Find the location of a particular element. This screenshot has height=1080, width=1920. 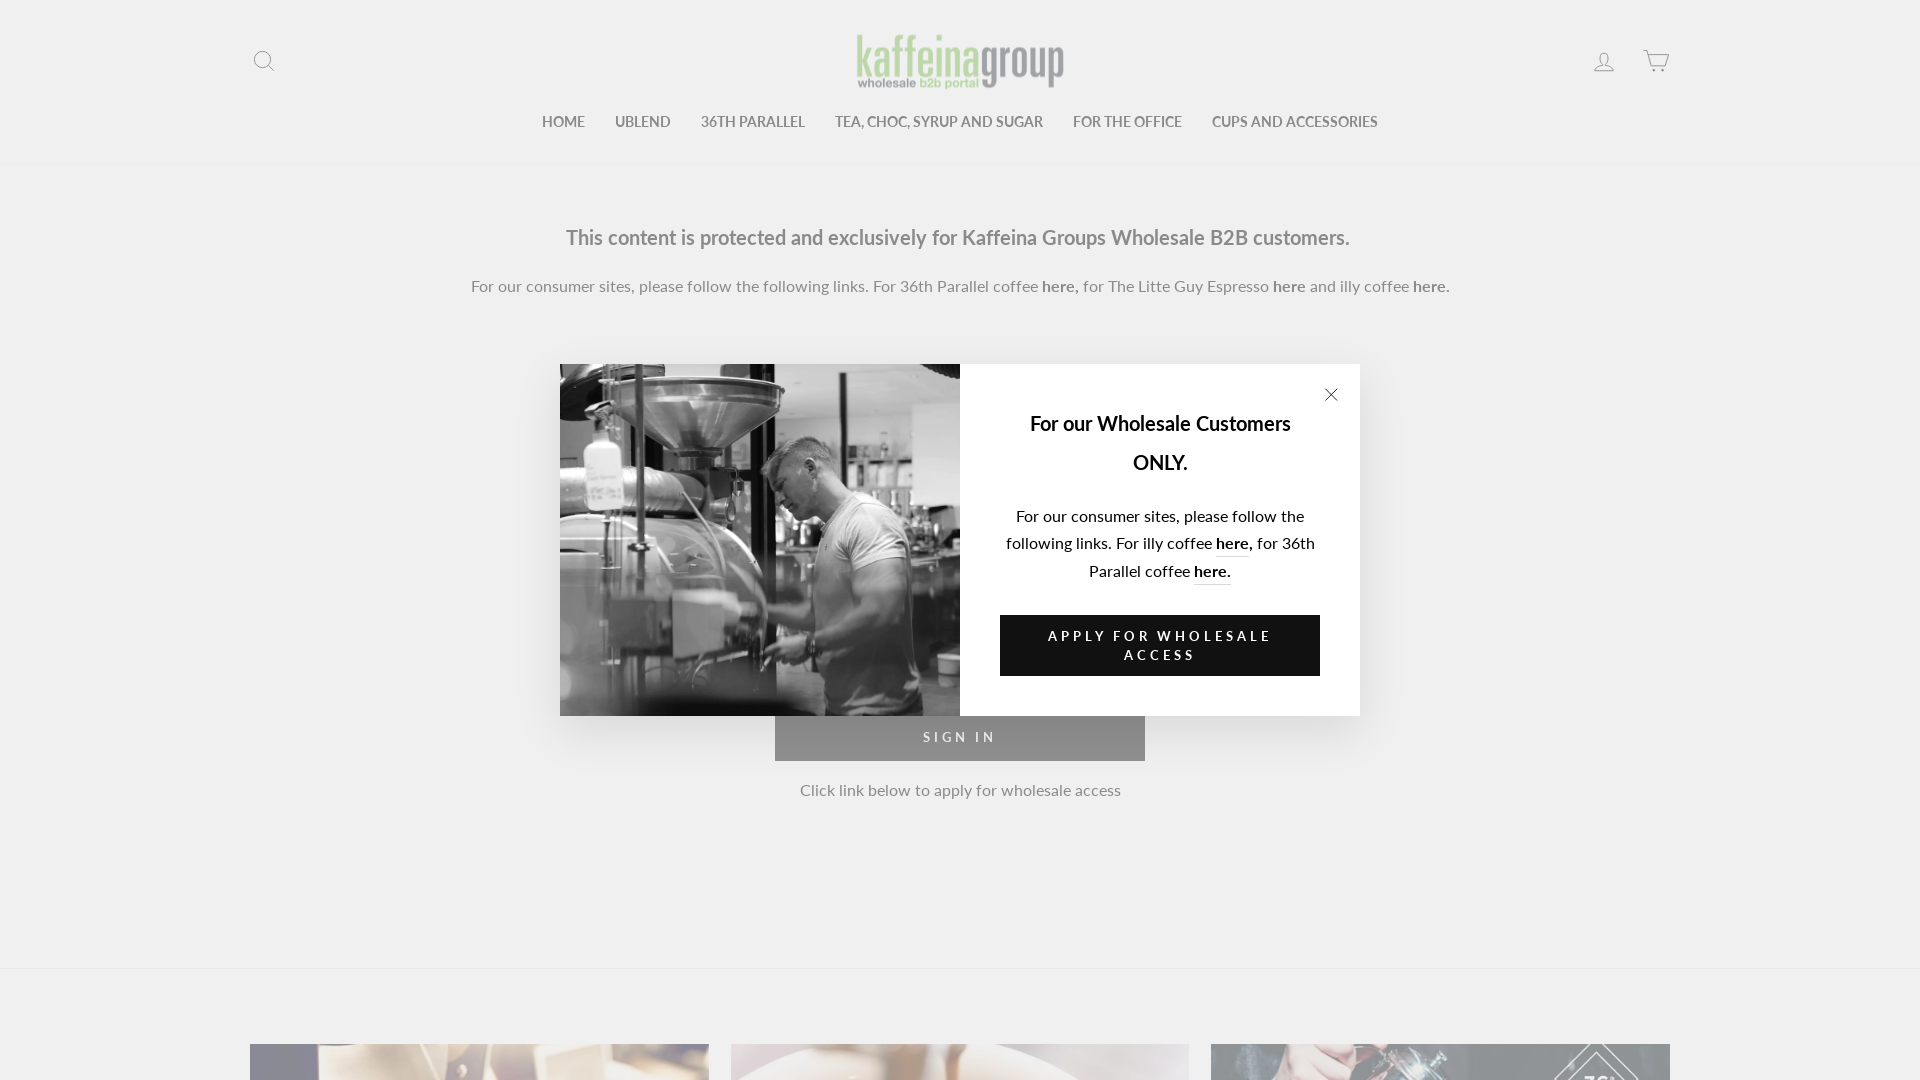

'APPLY FOR WHOLESALE ACCESS' is located at coordinates (1160, 645).